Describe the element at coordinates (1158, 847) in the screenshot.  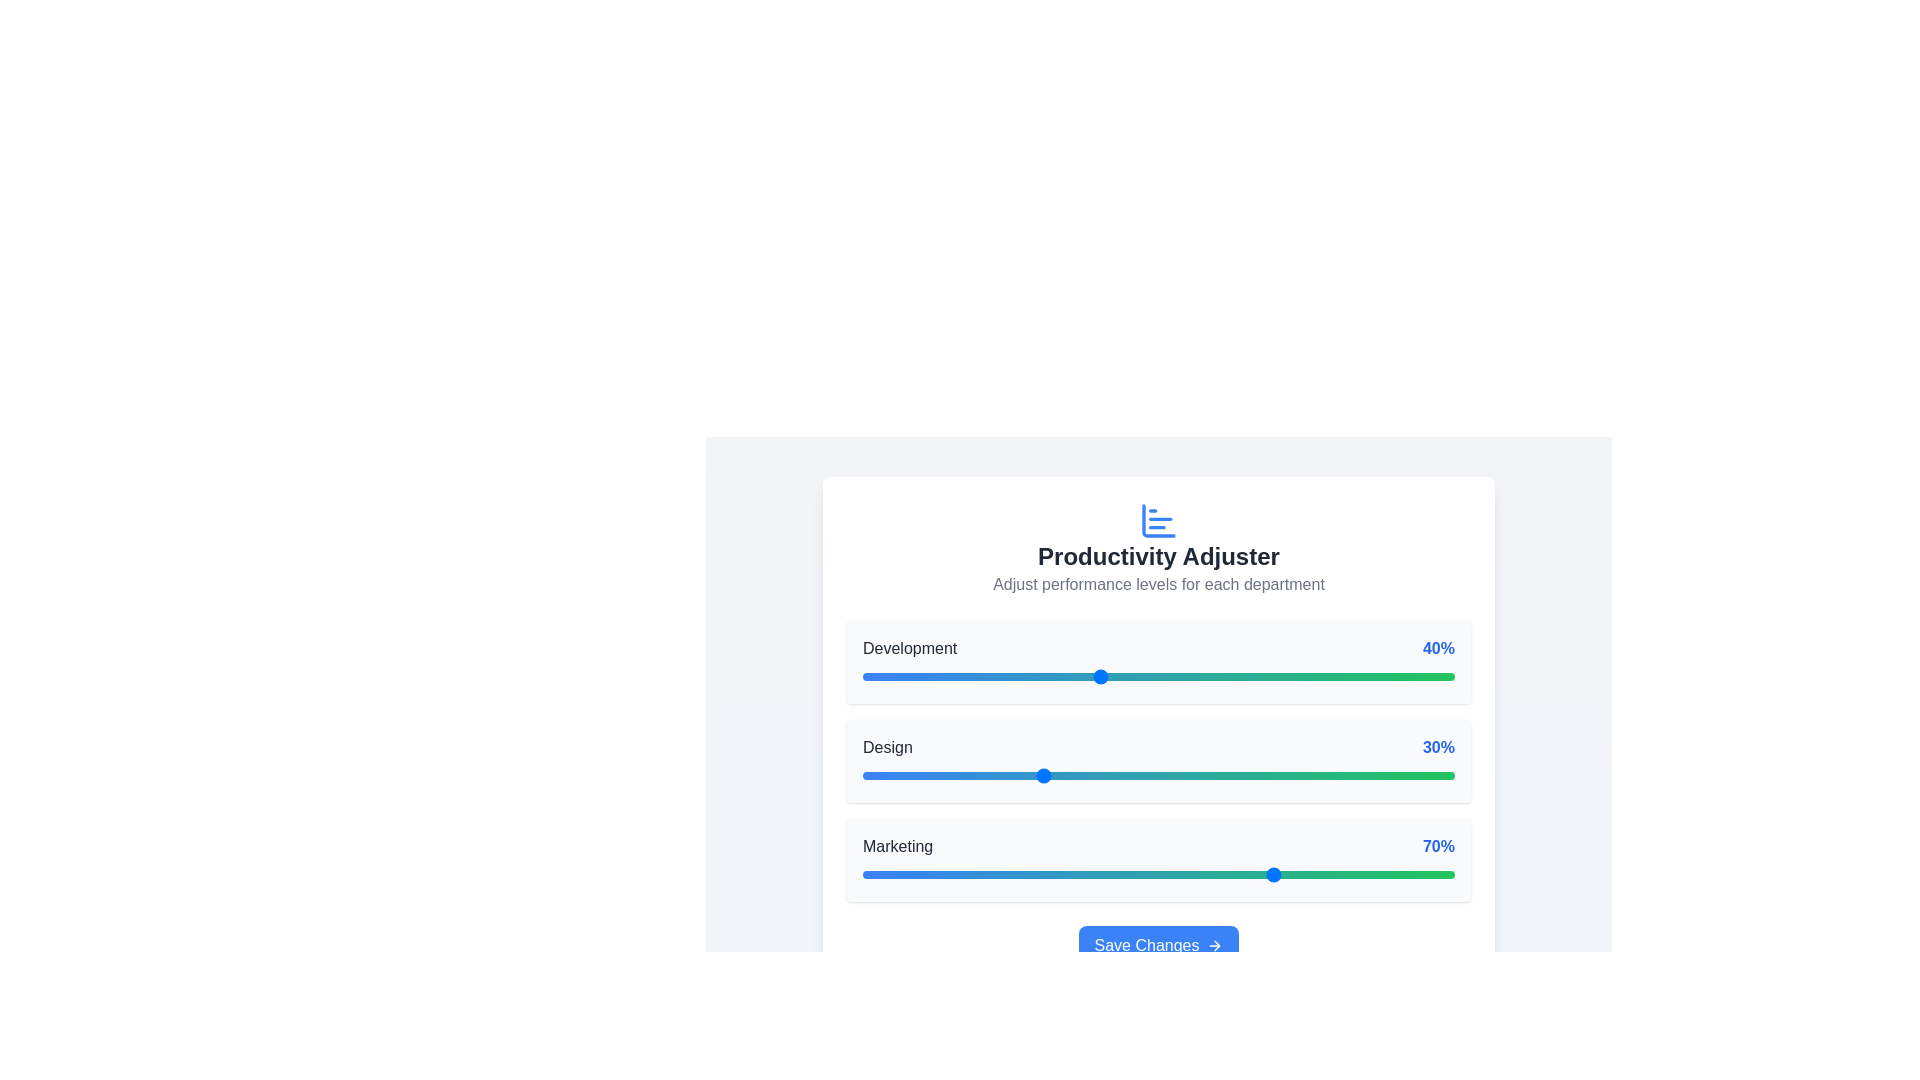
I see `the marketing department's performance level displayed by the label and percentage indicator pair located below the 'Design' group and above the associated progress bar` at that location.